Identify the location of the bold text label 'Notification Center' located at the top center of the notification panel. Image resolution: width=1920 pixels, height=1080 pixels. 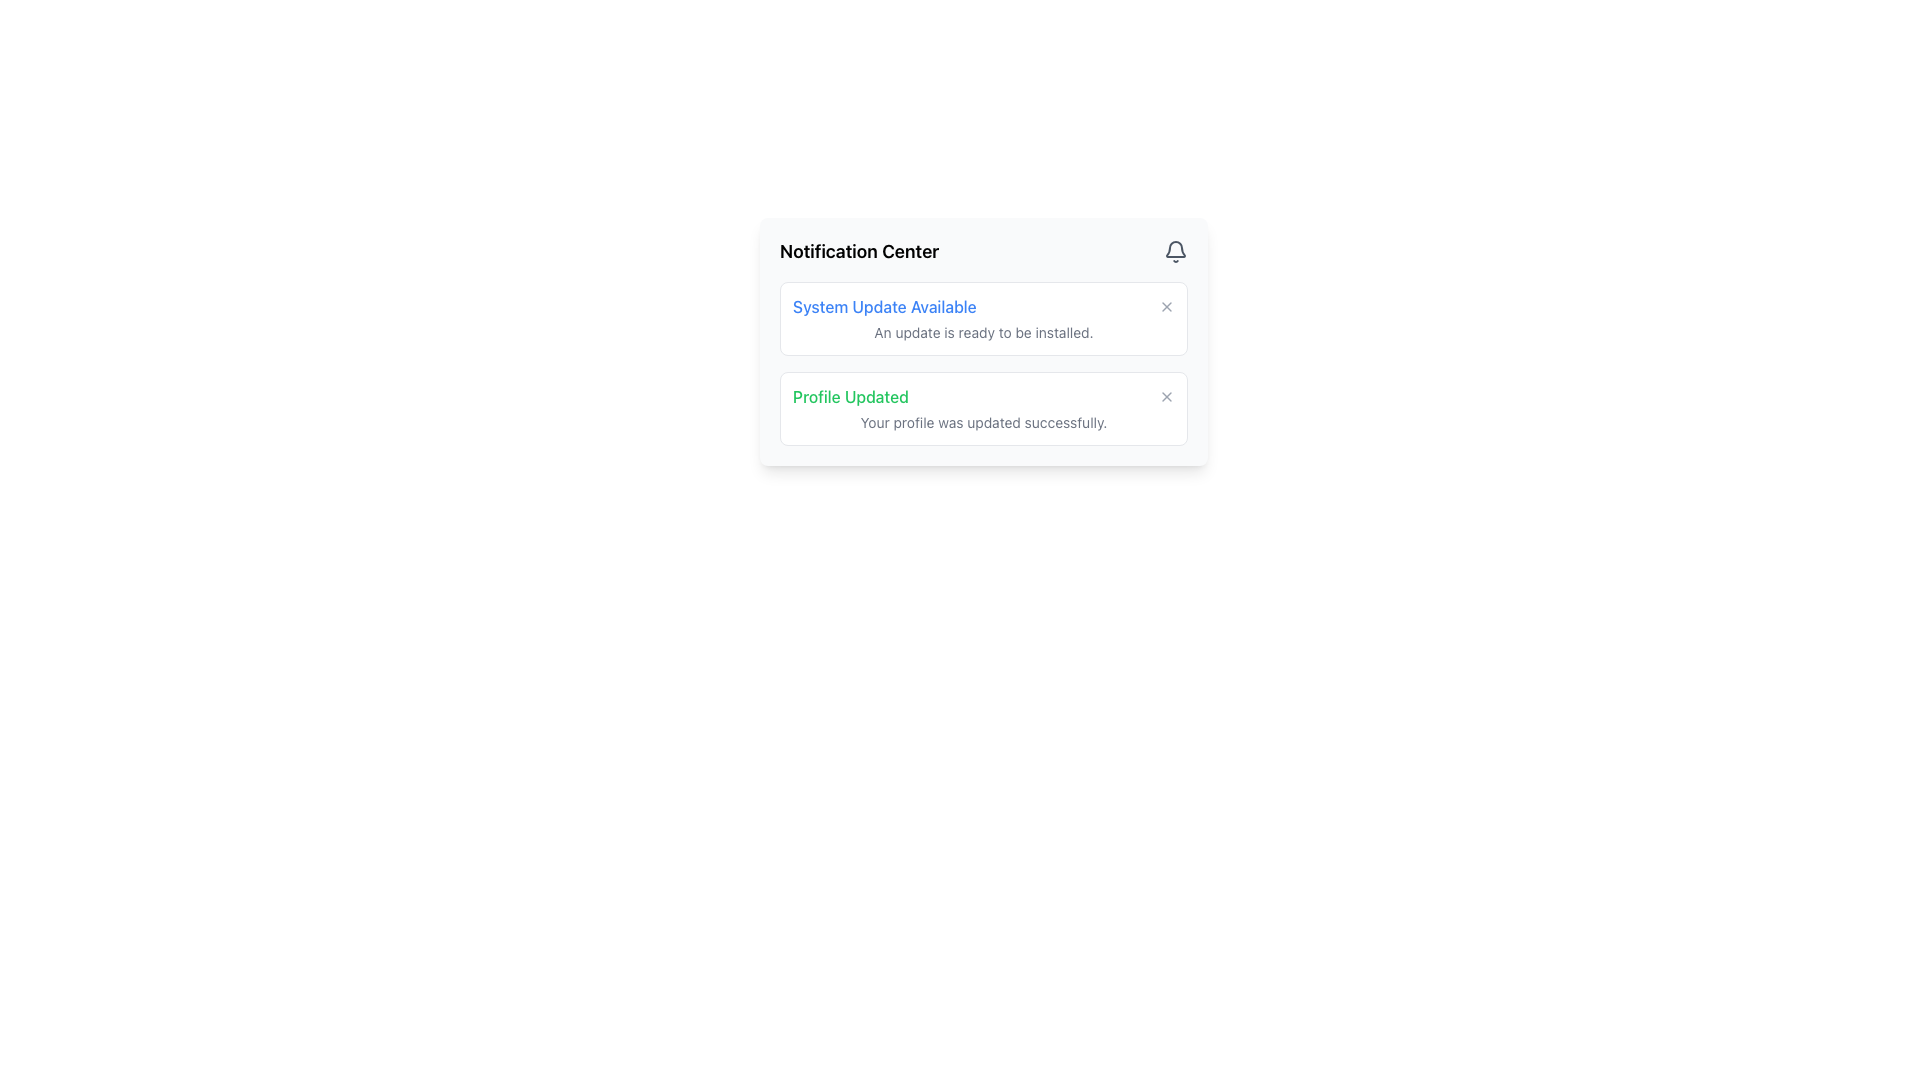
(859, 250).